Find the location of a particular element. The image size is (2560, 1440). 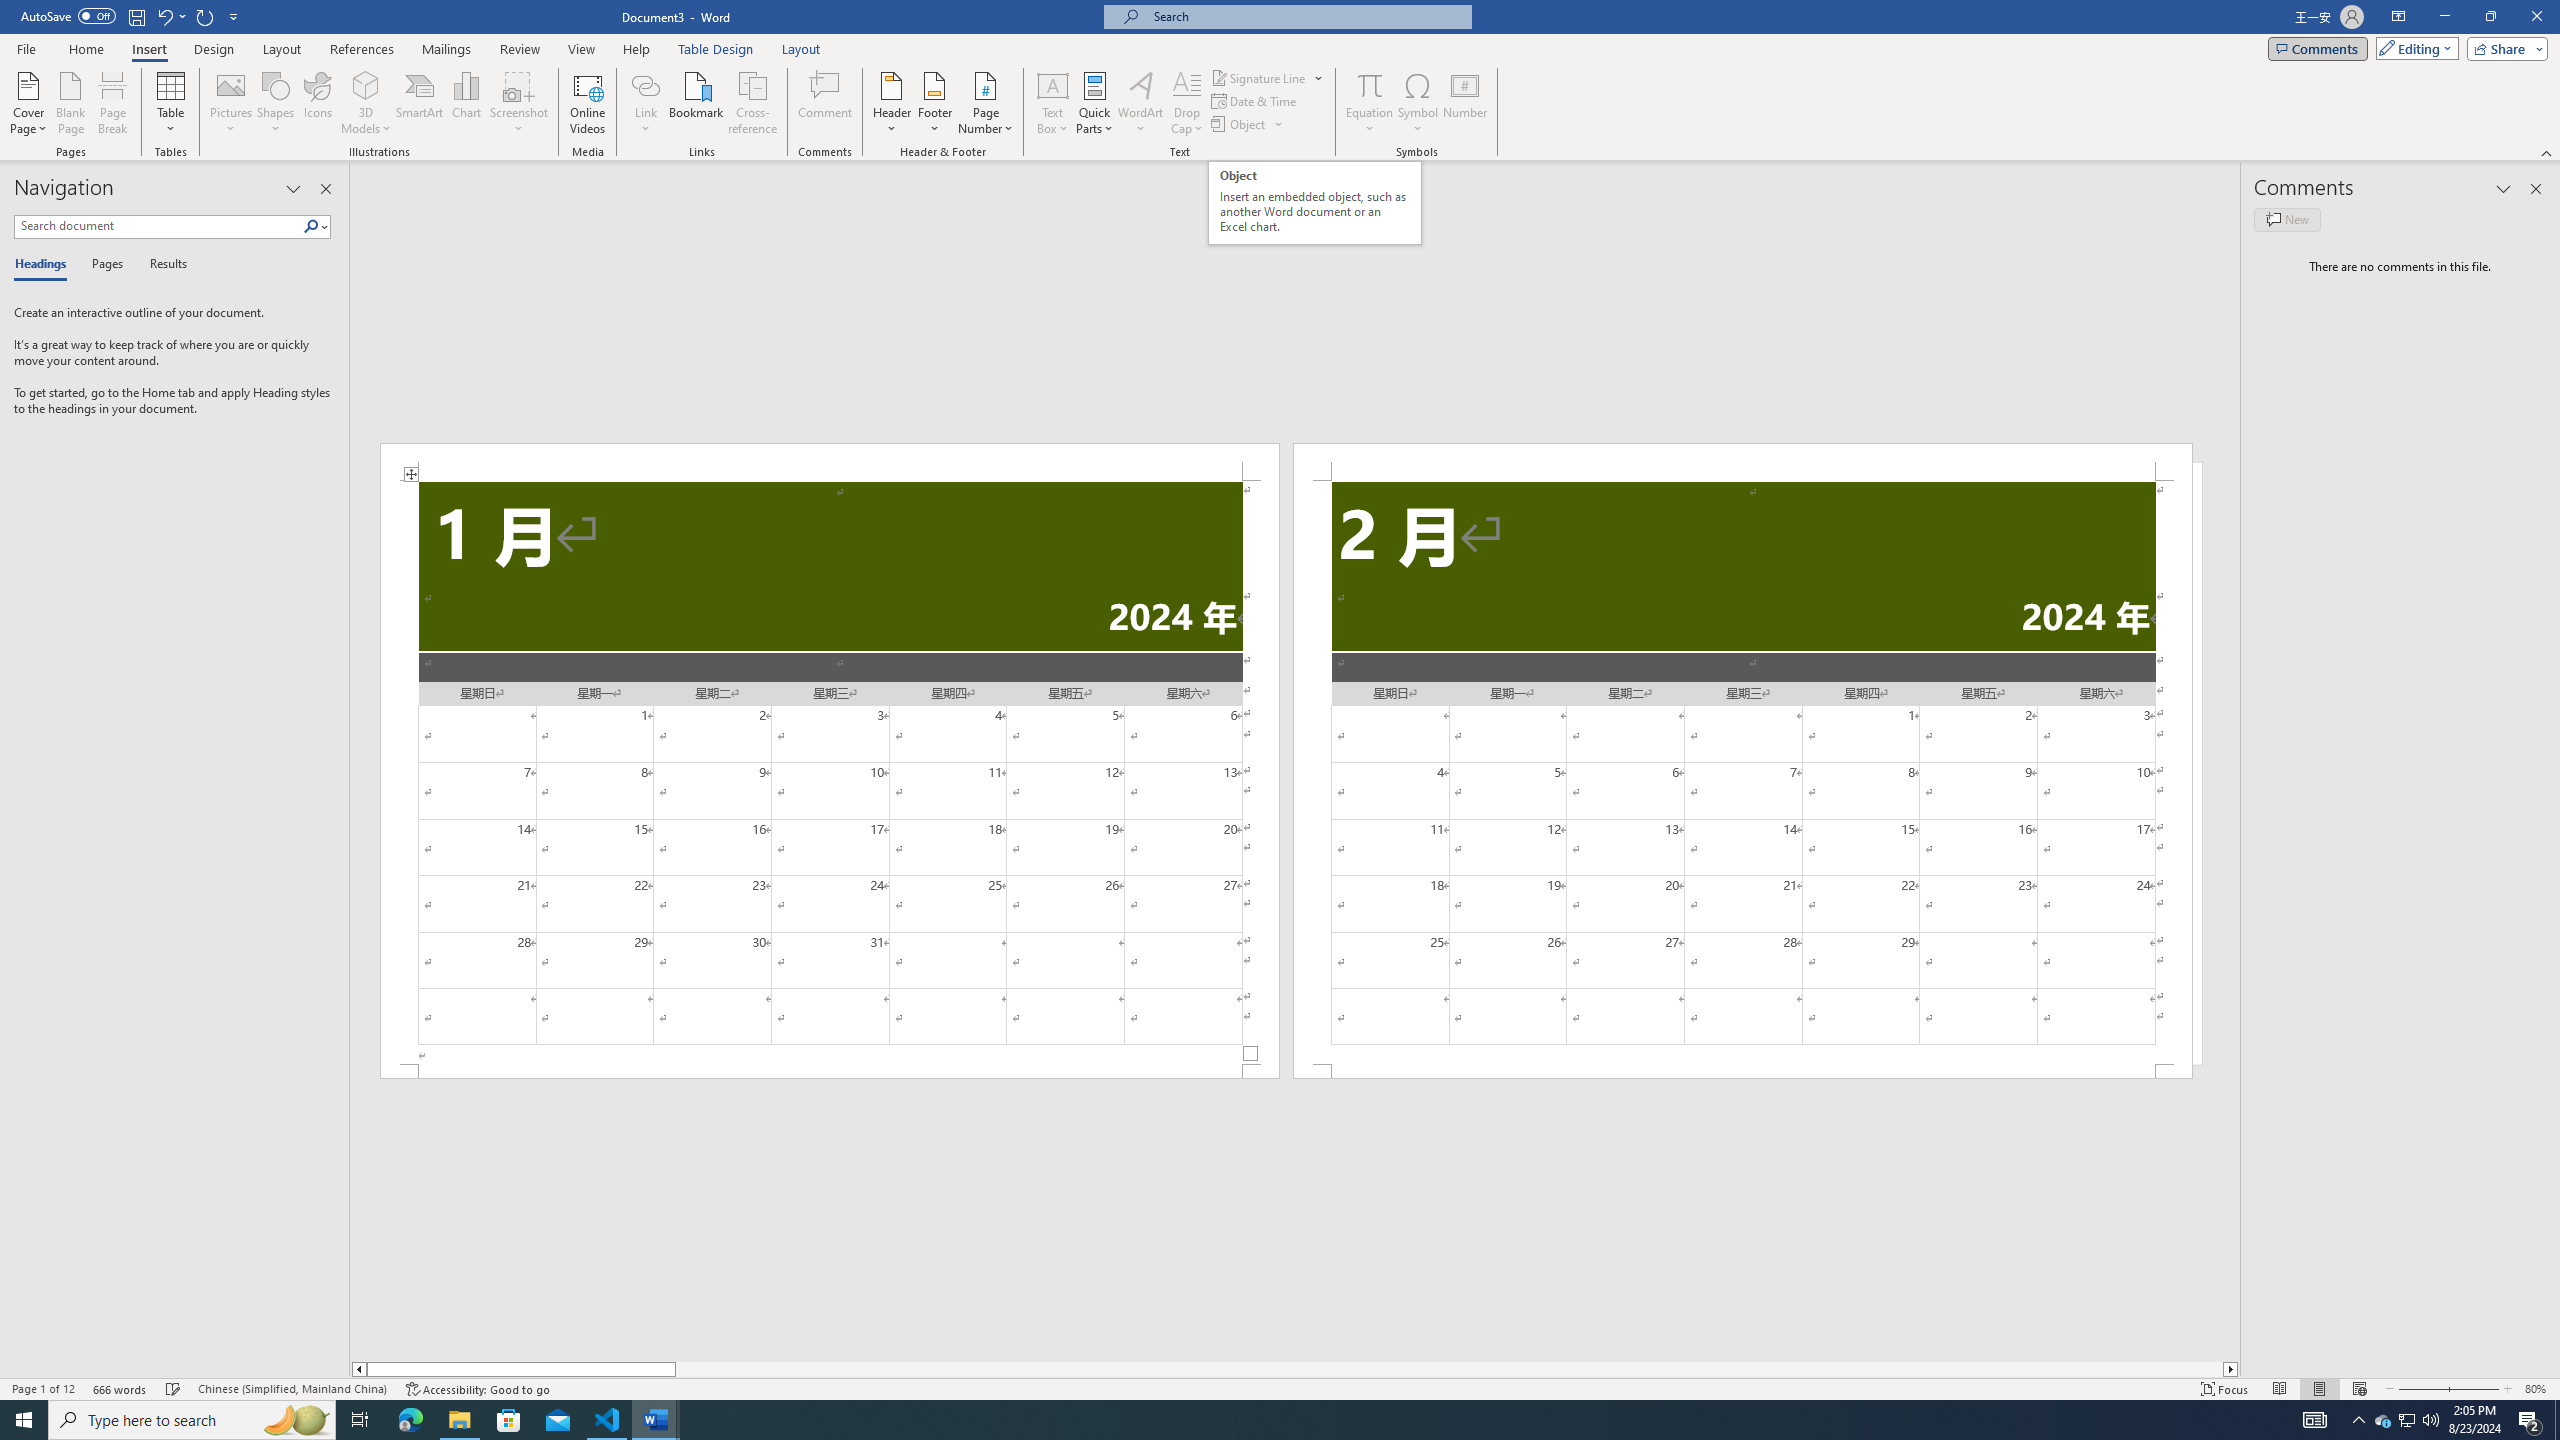

'Screenshot' is located at coordinates (518, 103).